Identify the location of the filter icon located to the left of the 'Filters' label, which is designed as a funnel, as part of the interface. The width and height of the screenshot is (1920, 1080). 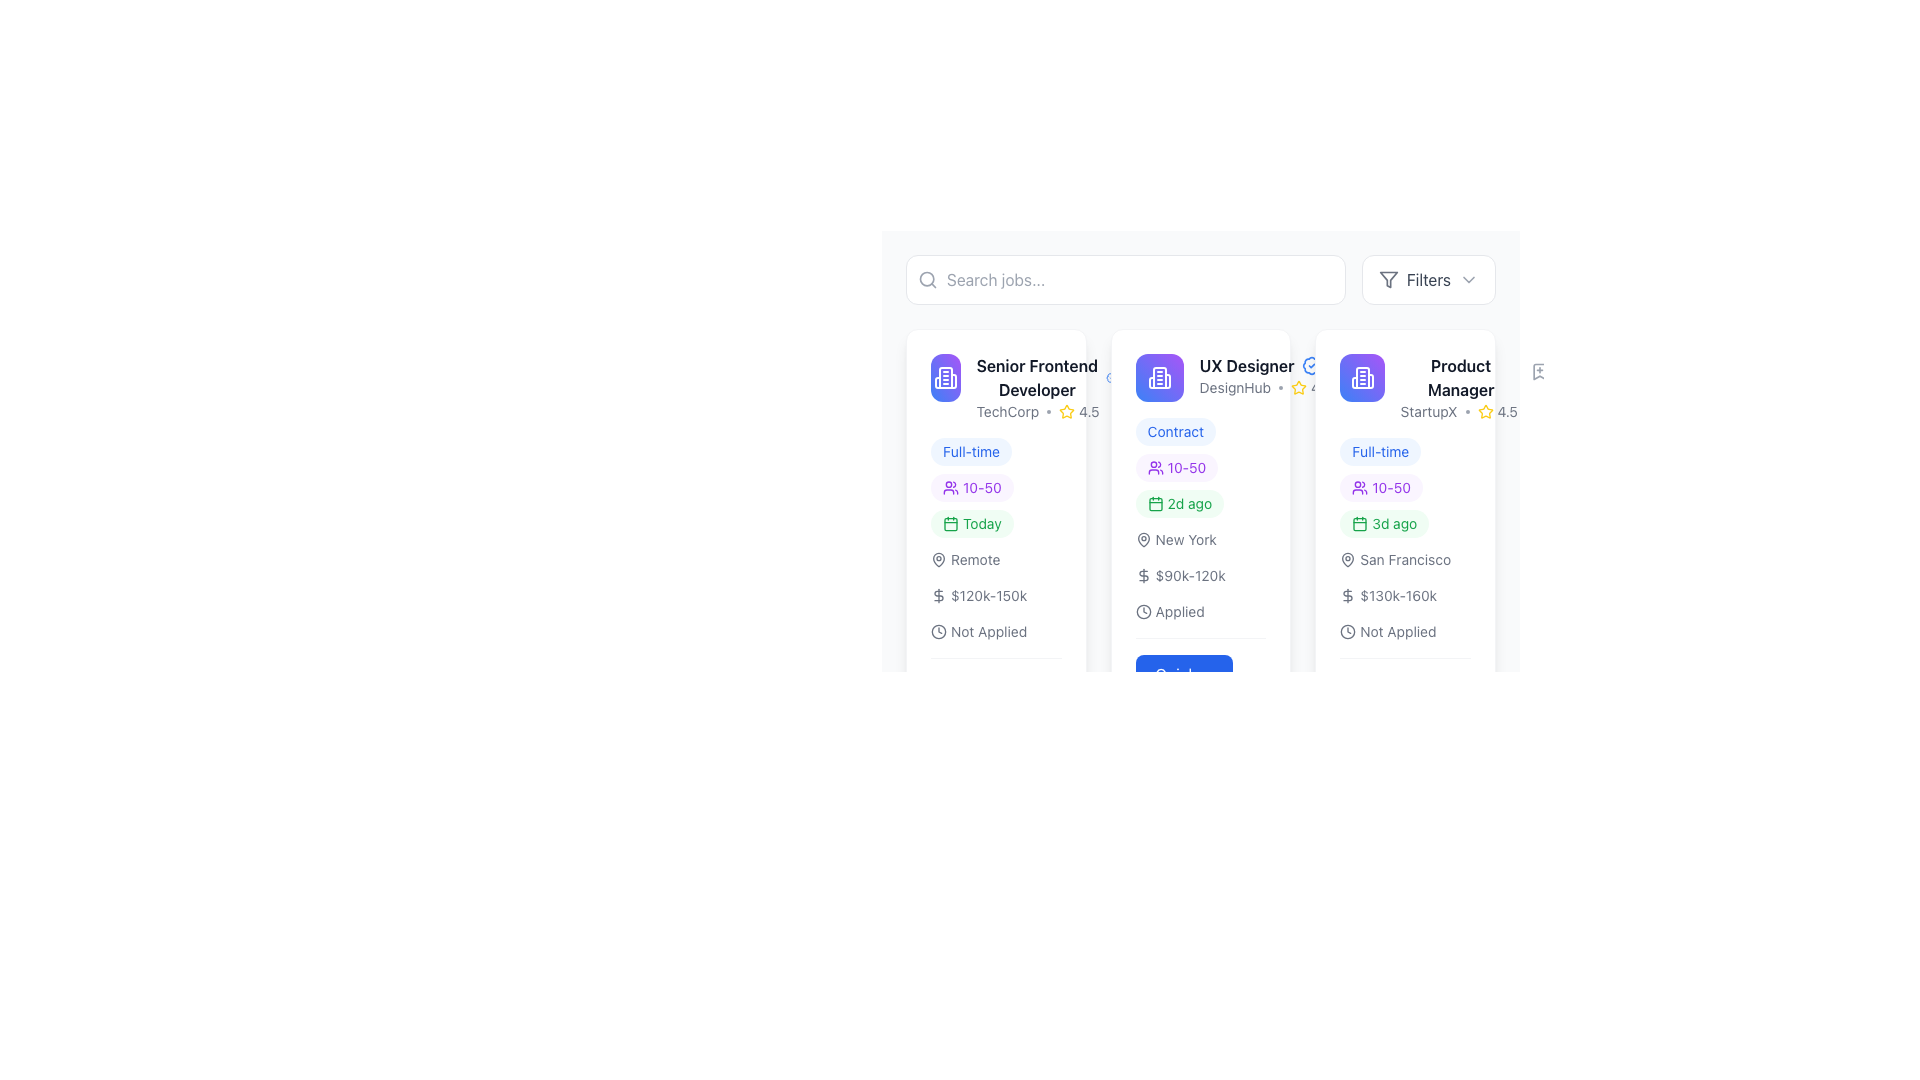
(1387, 280).